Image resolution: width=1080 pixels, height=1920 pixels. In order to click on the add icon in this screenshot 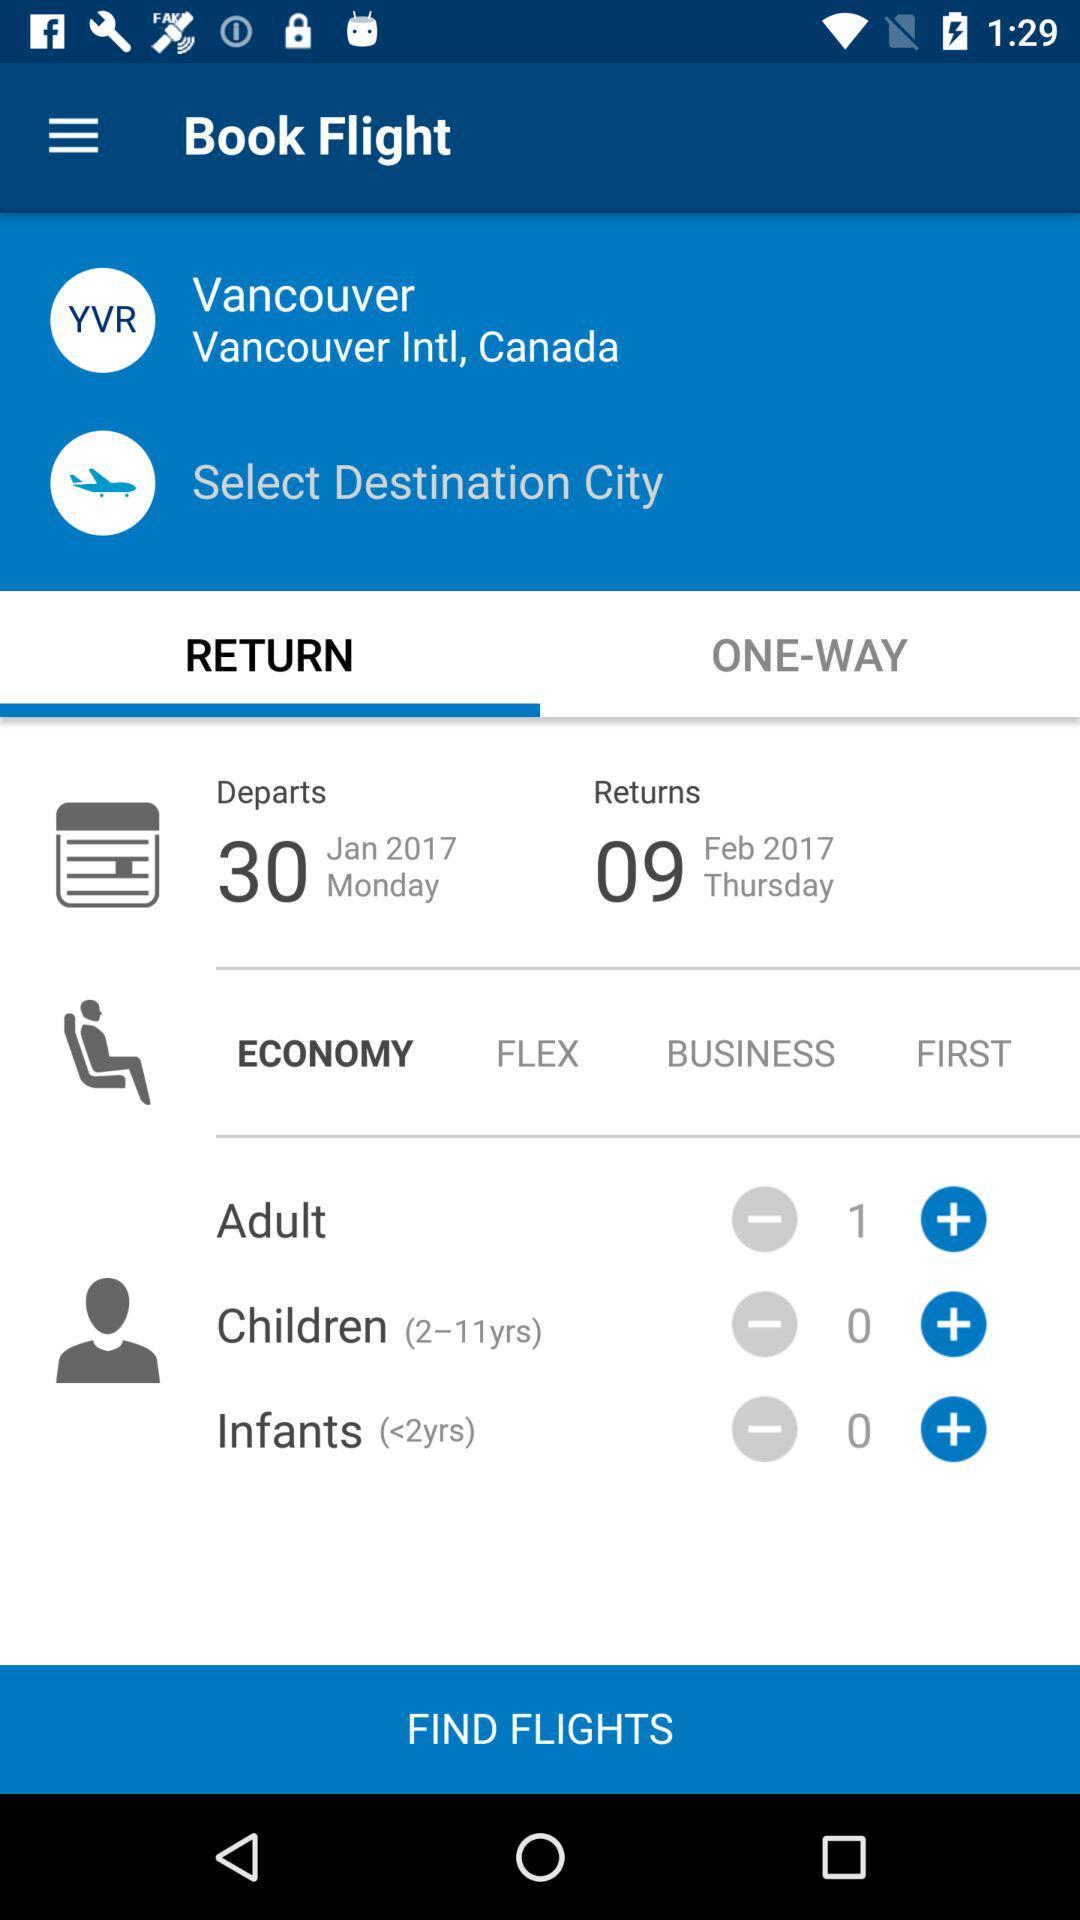, I will do `click(952, 1428)`.